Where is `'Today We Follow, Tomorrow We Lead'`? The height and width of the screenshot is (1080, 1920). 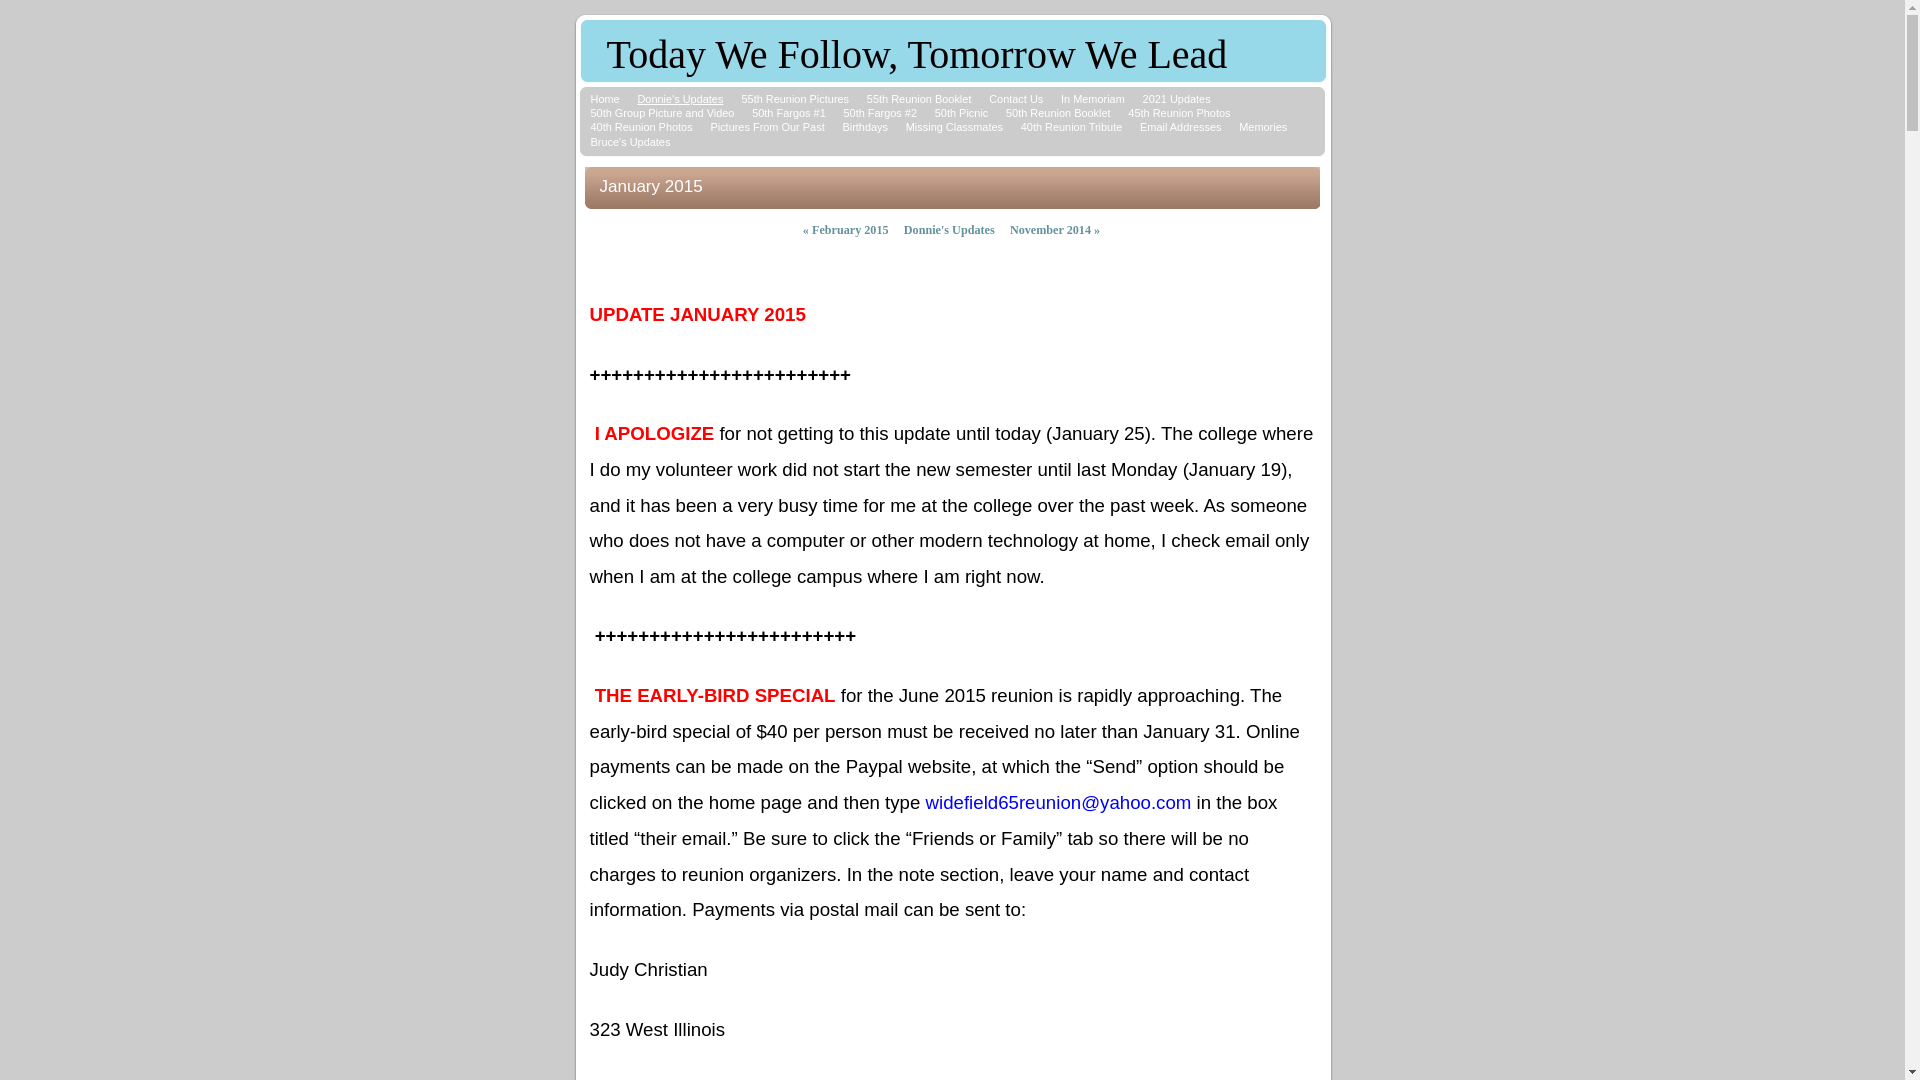
'Today We Follow, Tomorrow We Lead' is located at coordinates (604, 58).